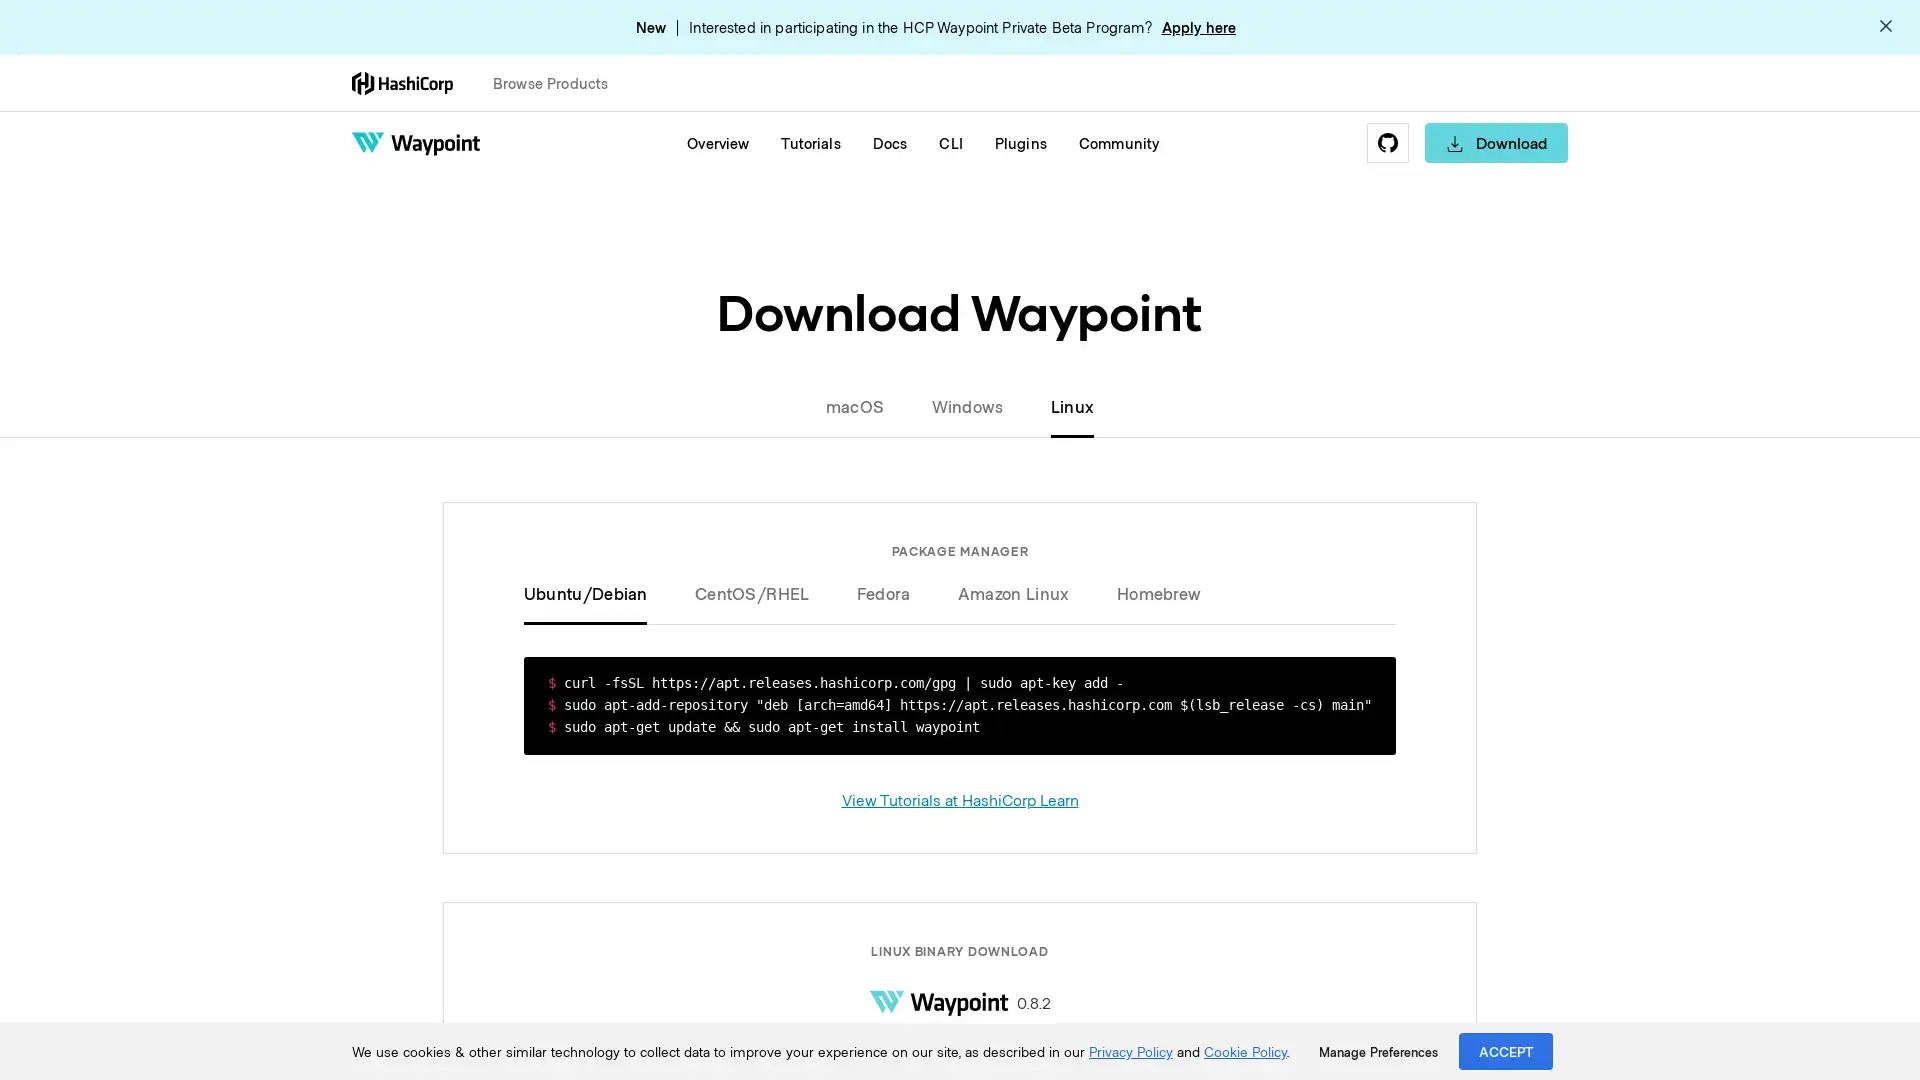  Describe the element at coordinates (1377, 1051) in the screenshot. I see `Manage Preferences` at that location.